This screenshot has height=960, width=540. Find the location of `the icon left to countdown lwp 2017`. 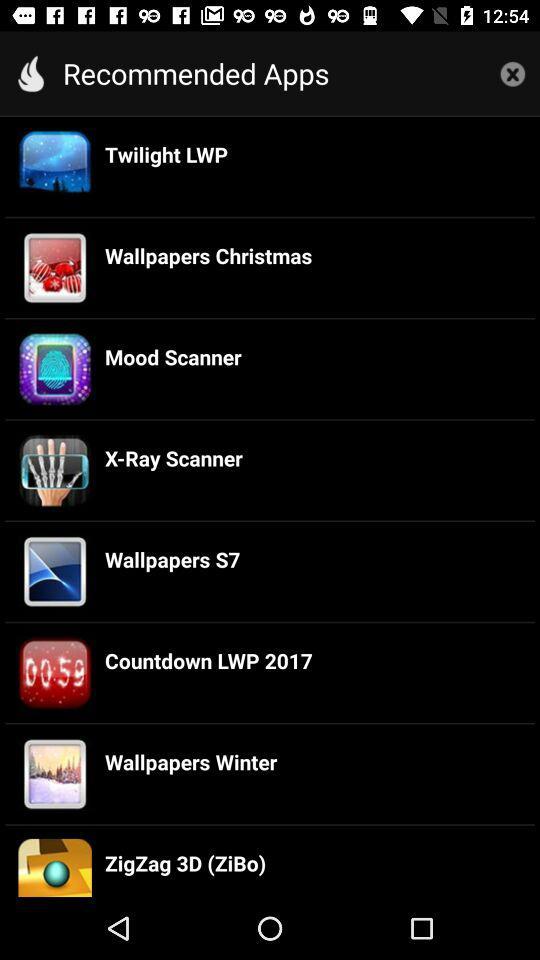

the icon left to countdown lwp 2017 is located at coordinates (55, 672).